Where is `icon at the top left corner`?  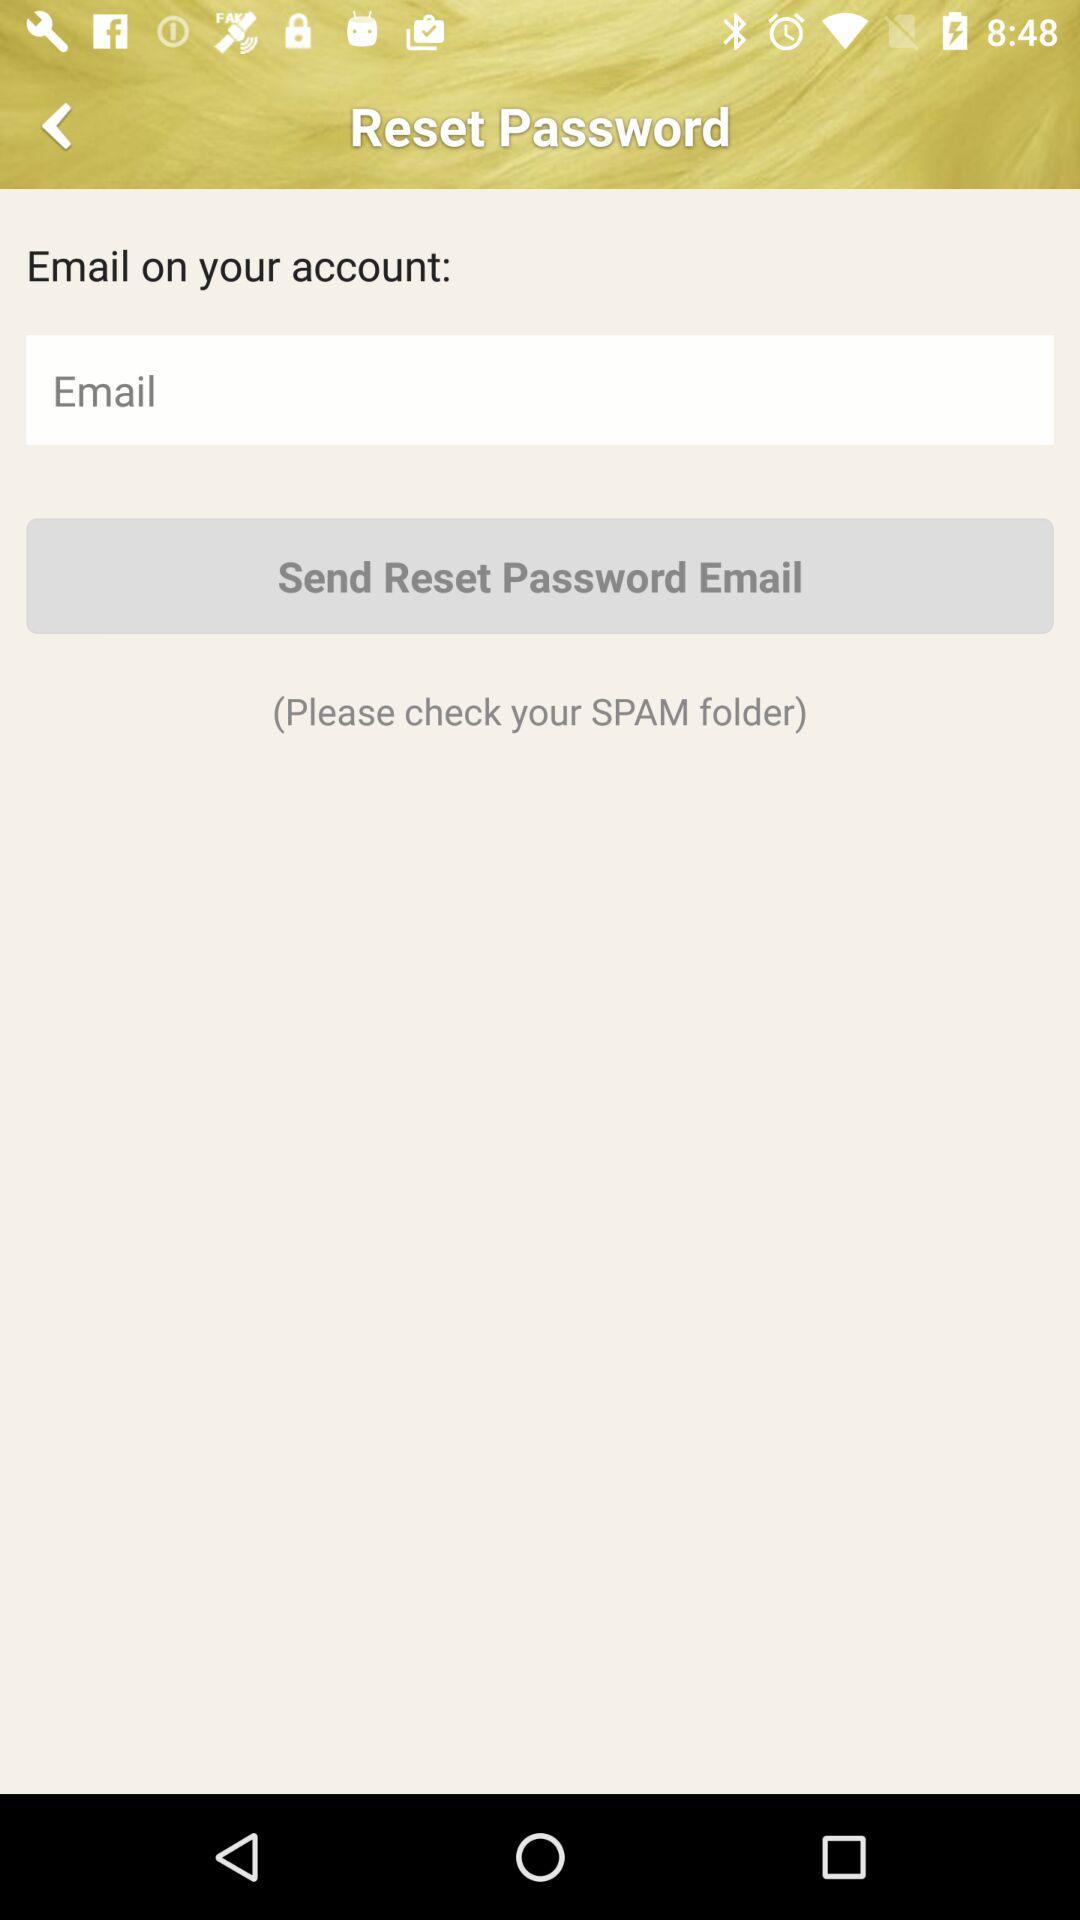
icon at the top left corner is located at coordinates (59, 124).